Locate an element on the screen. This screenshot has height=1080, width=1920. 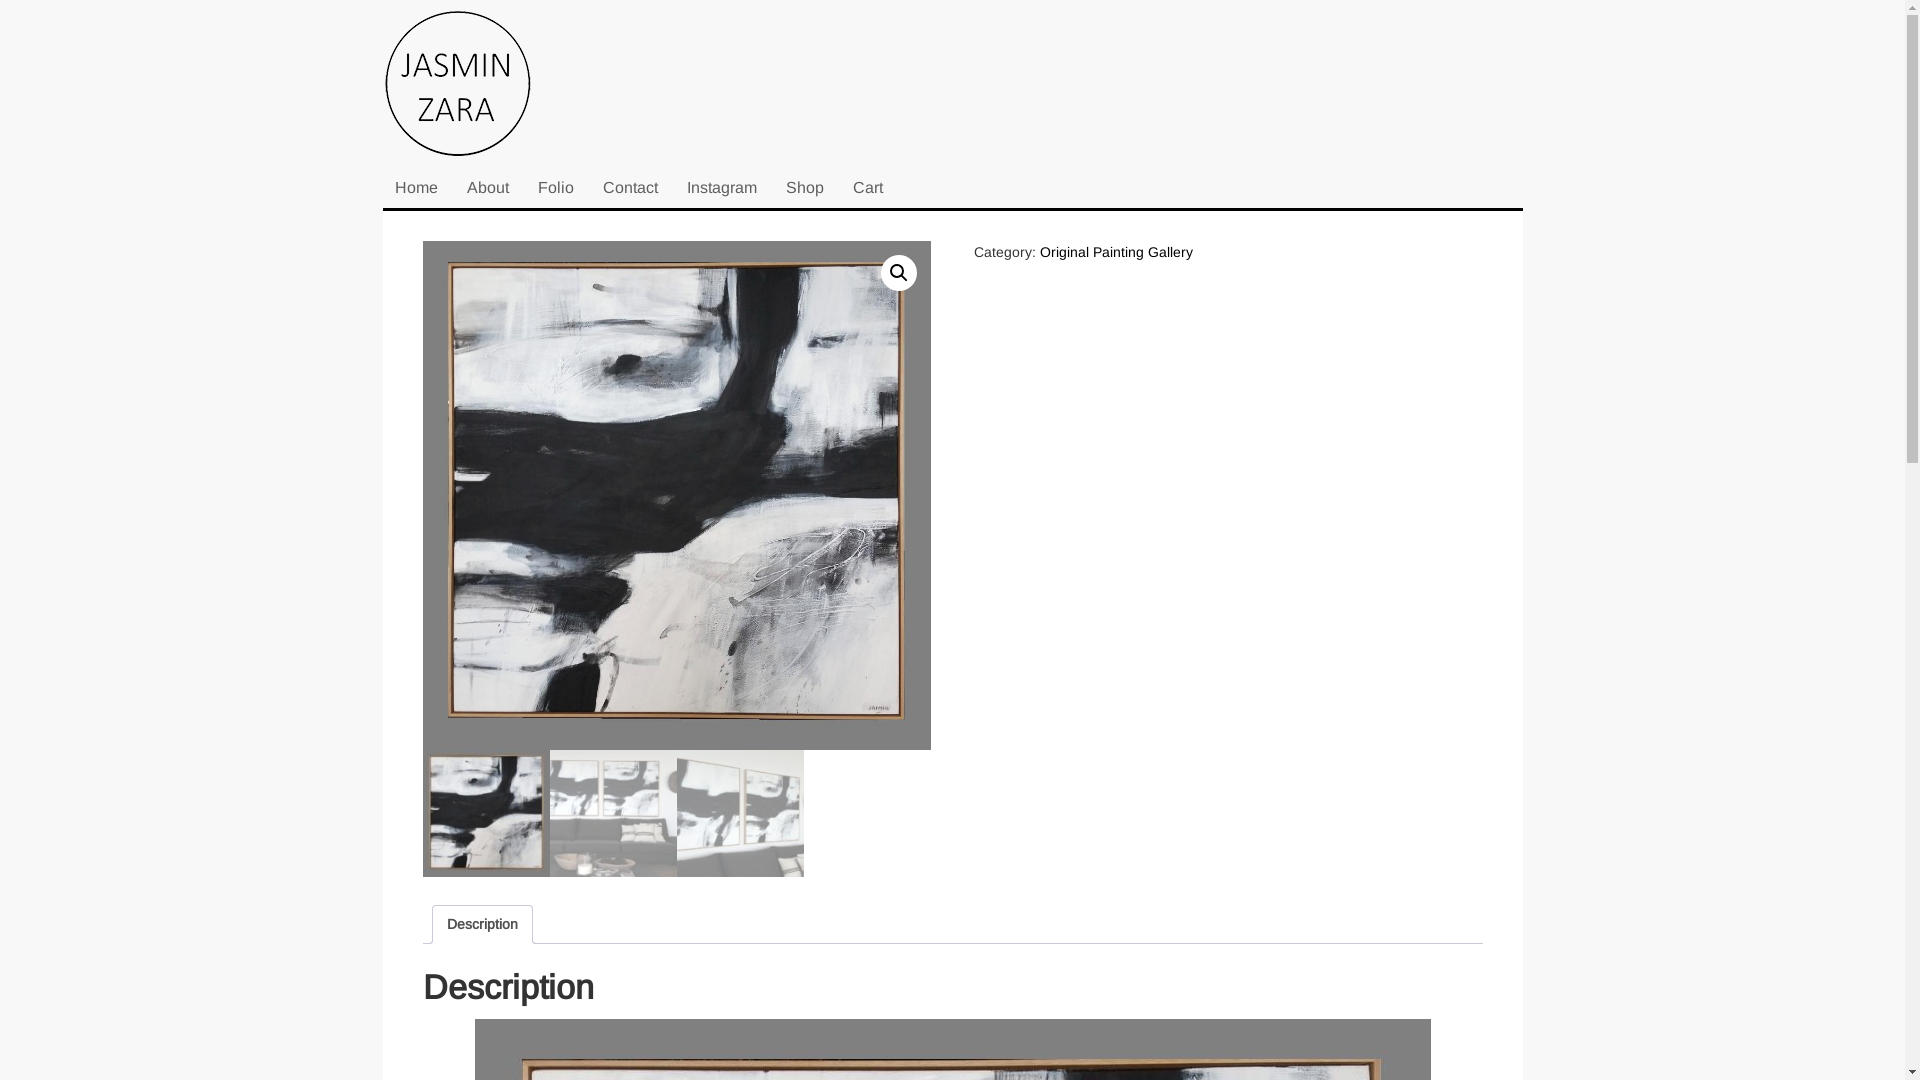
'About' is located at coordinates (453, 188).